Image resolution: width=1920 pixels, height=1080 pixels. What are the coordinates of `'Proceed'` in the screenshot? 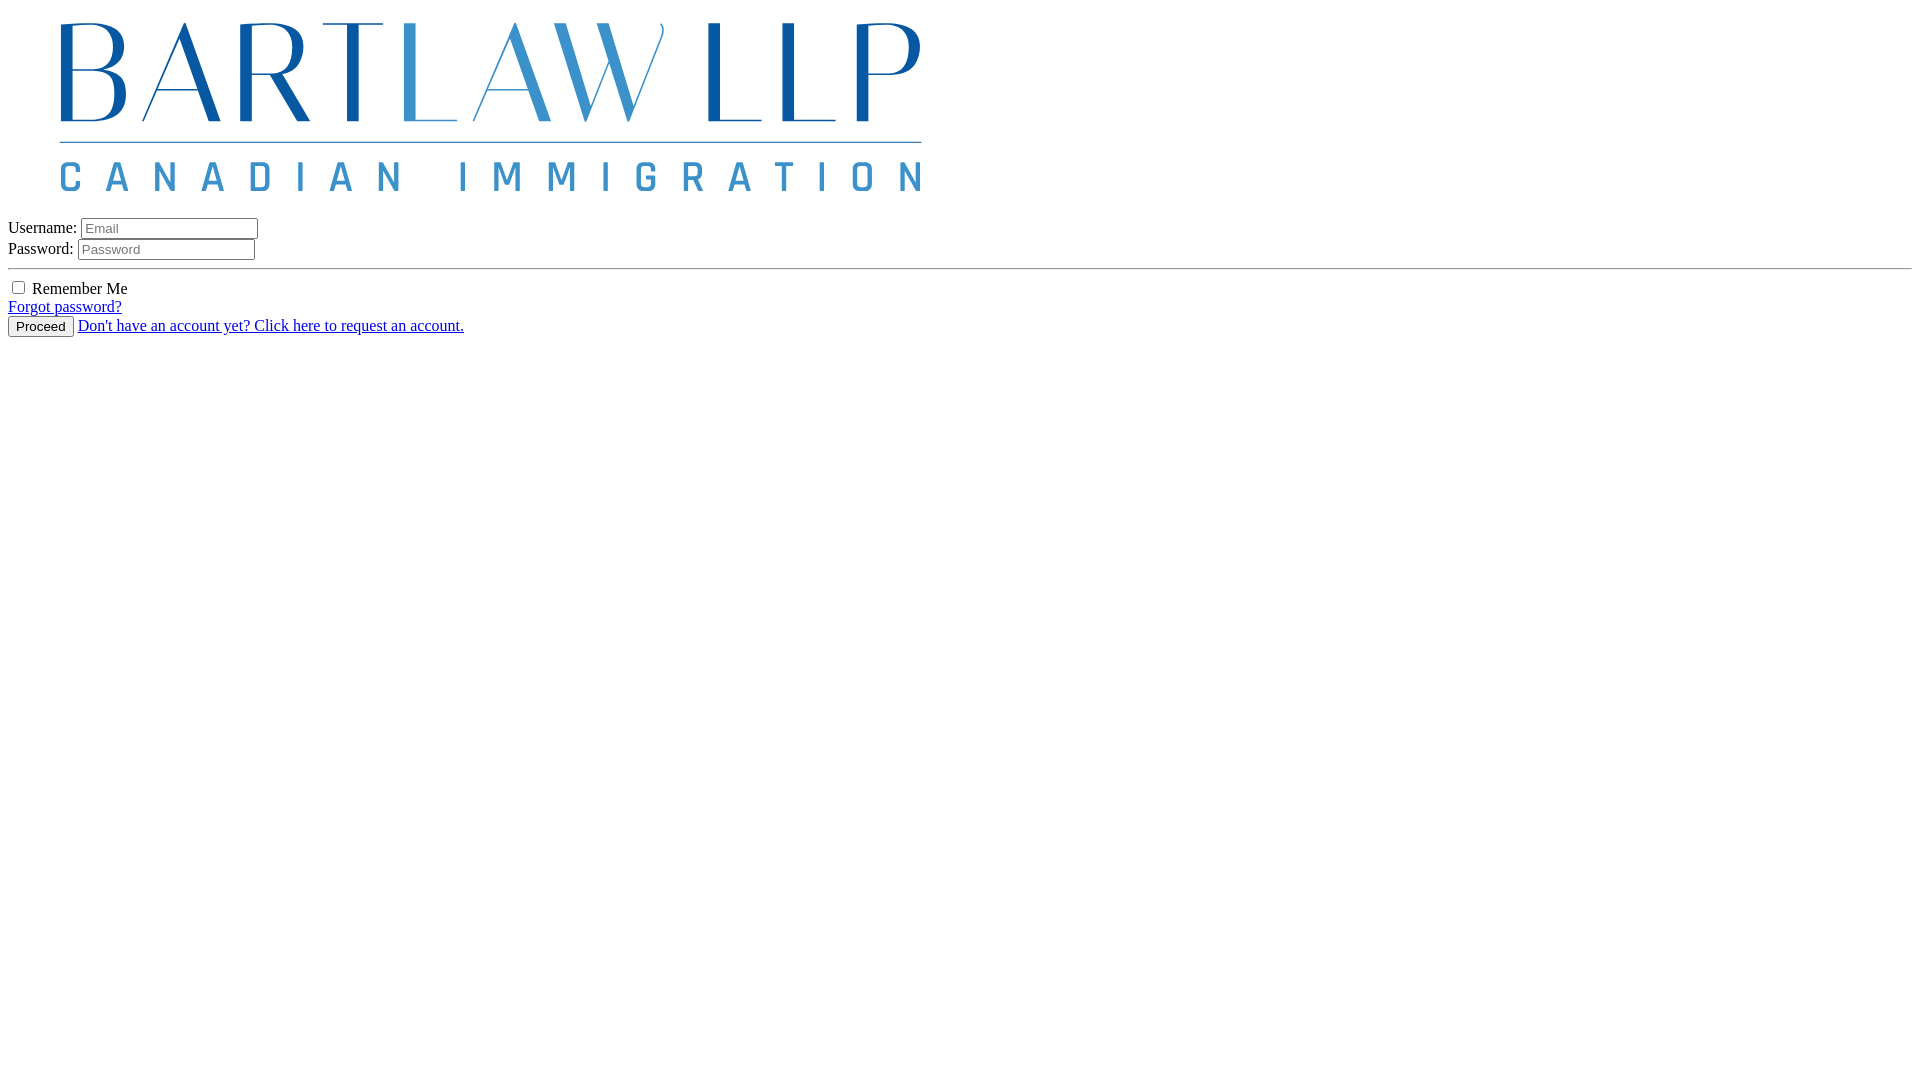 It's located at (8, 325).